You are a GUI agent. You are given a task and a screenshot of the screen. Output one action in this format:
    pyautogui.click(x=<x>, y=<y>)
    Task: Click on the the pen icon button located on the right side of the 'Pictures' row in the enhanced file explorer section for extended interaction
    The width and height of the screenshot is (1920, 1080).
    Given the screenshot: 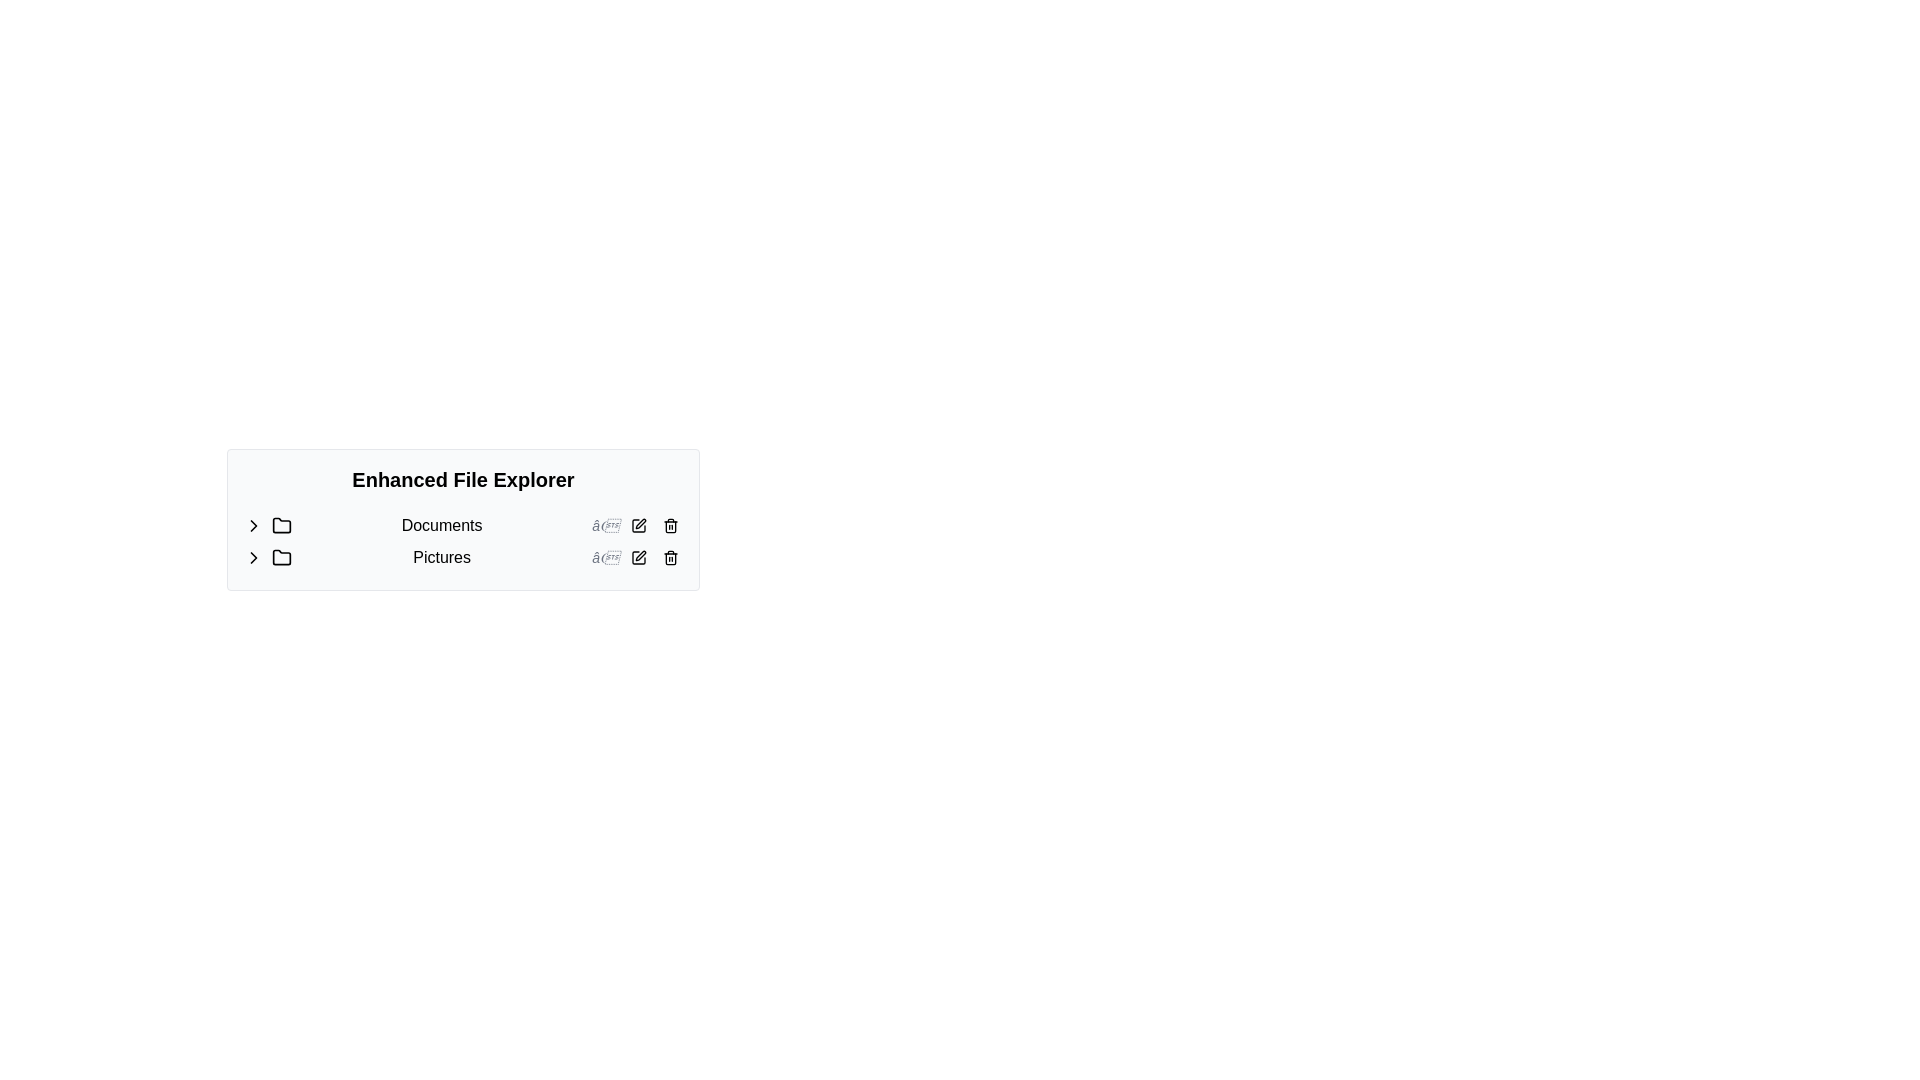 What is the action you would take?
    pyautogui.click(x=641, y=523)
    